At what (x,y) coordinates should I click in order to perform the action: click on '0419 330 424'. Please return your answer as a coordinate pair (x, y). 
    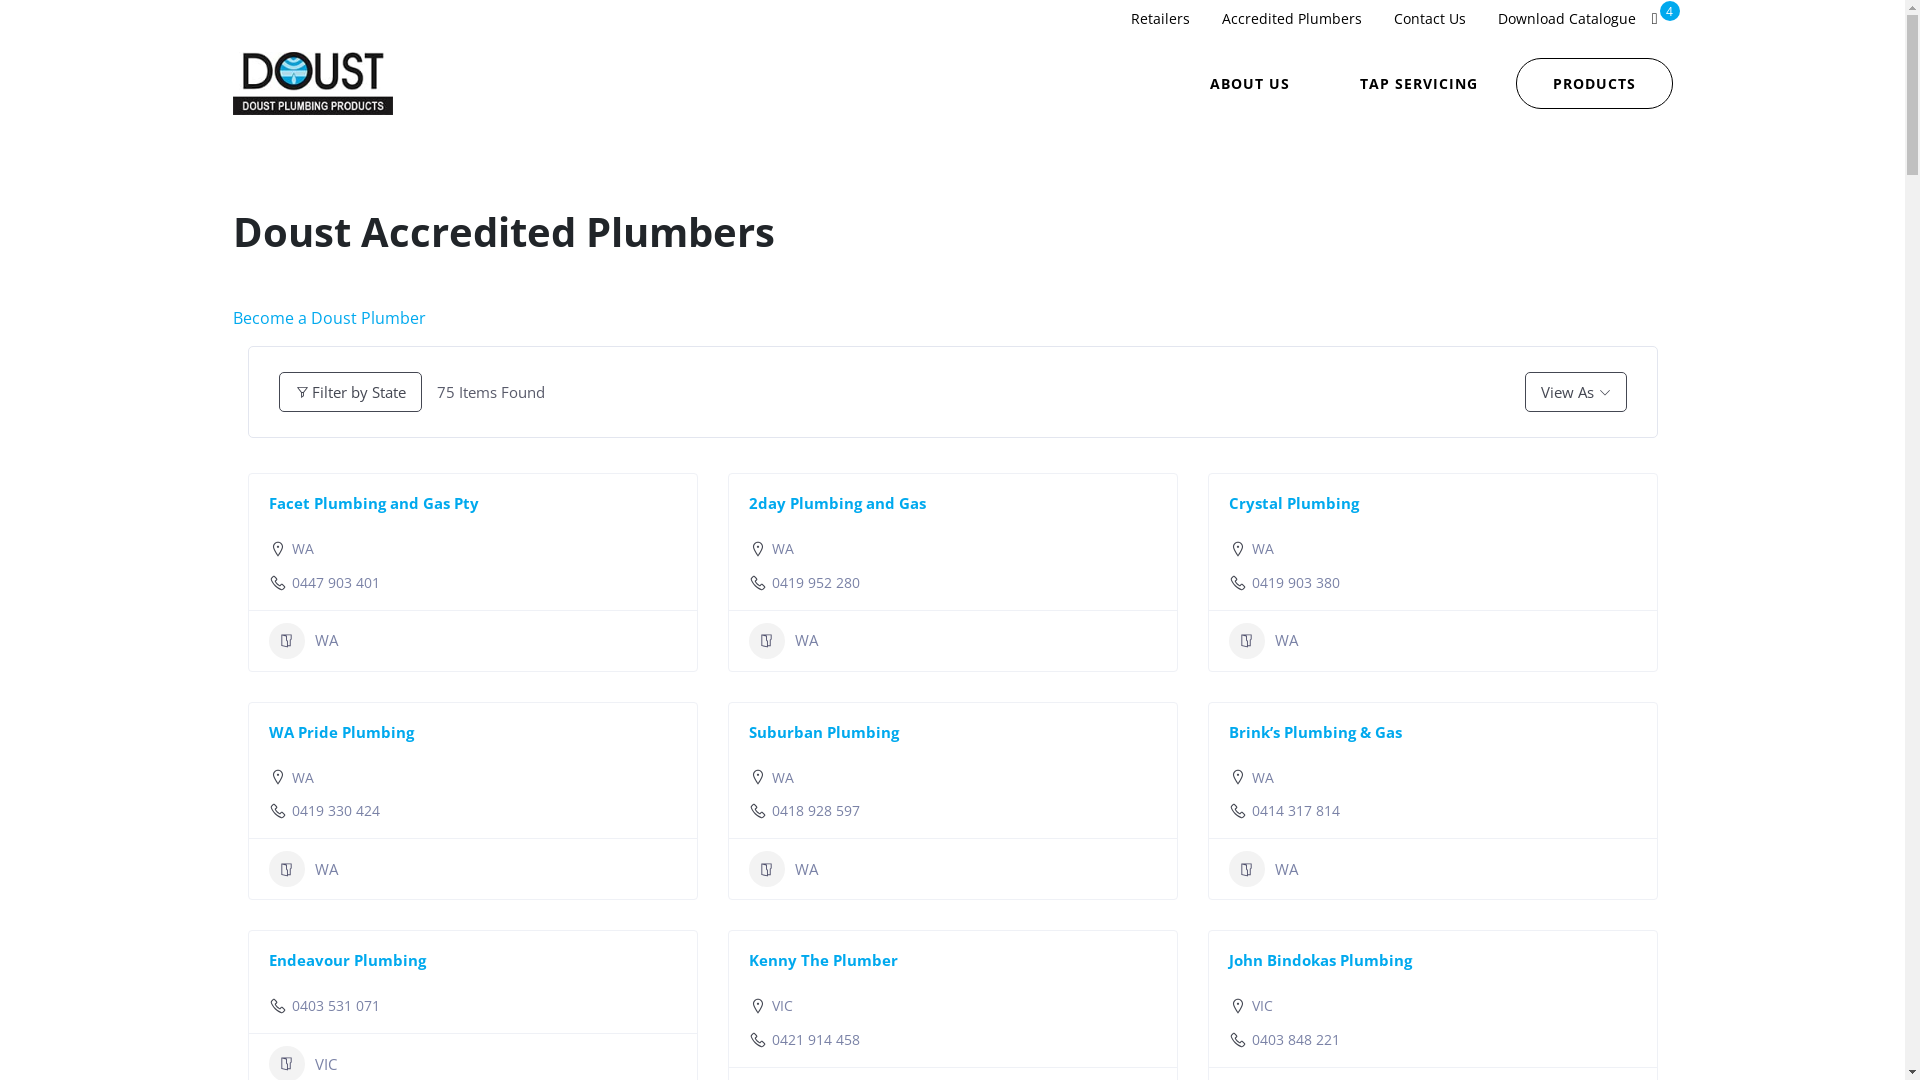
    Looking at the image, I should click on (336, 810).